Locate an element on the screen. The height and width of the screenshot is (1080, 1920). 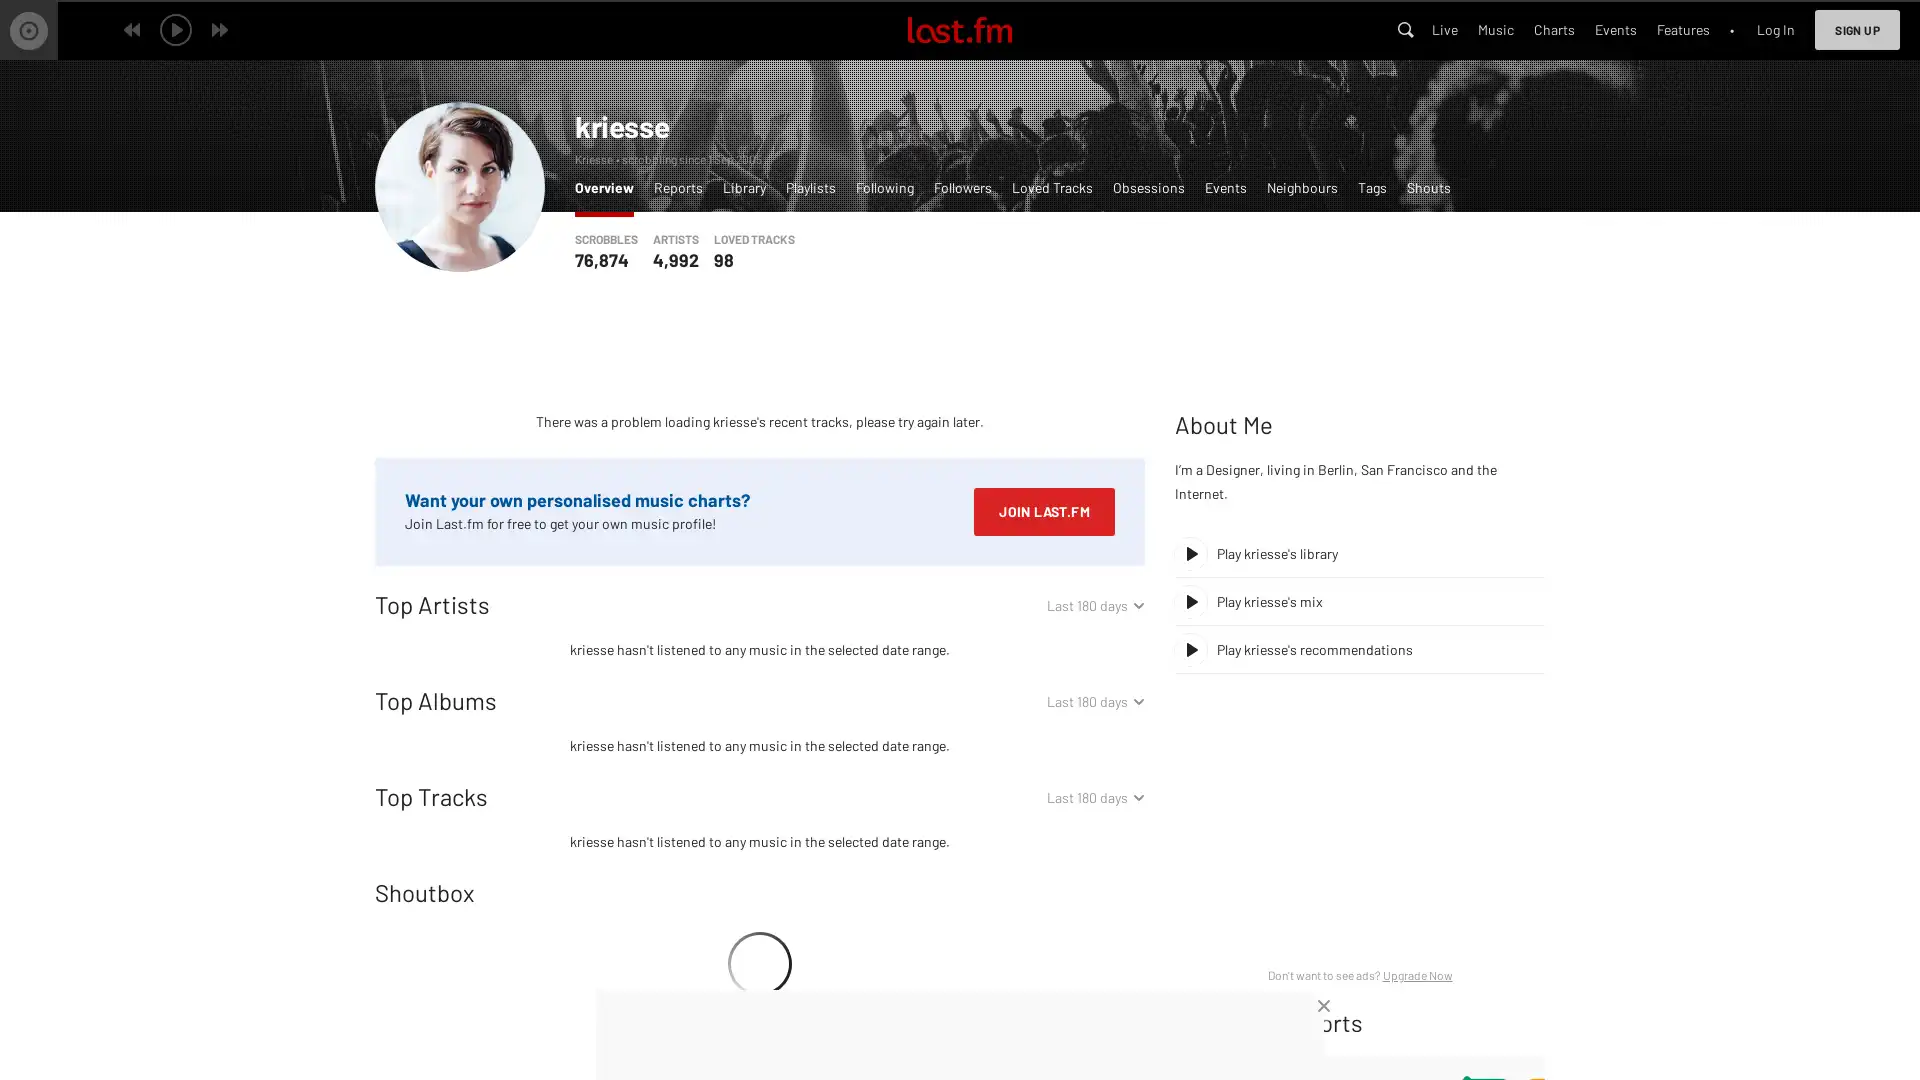
Sorted by: Last 180 days is located at coordinates (1094, 701).